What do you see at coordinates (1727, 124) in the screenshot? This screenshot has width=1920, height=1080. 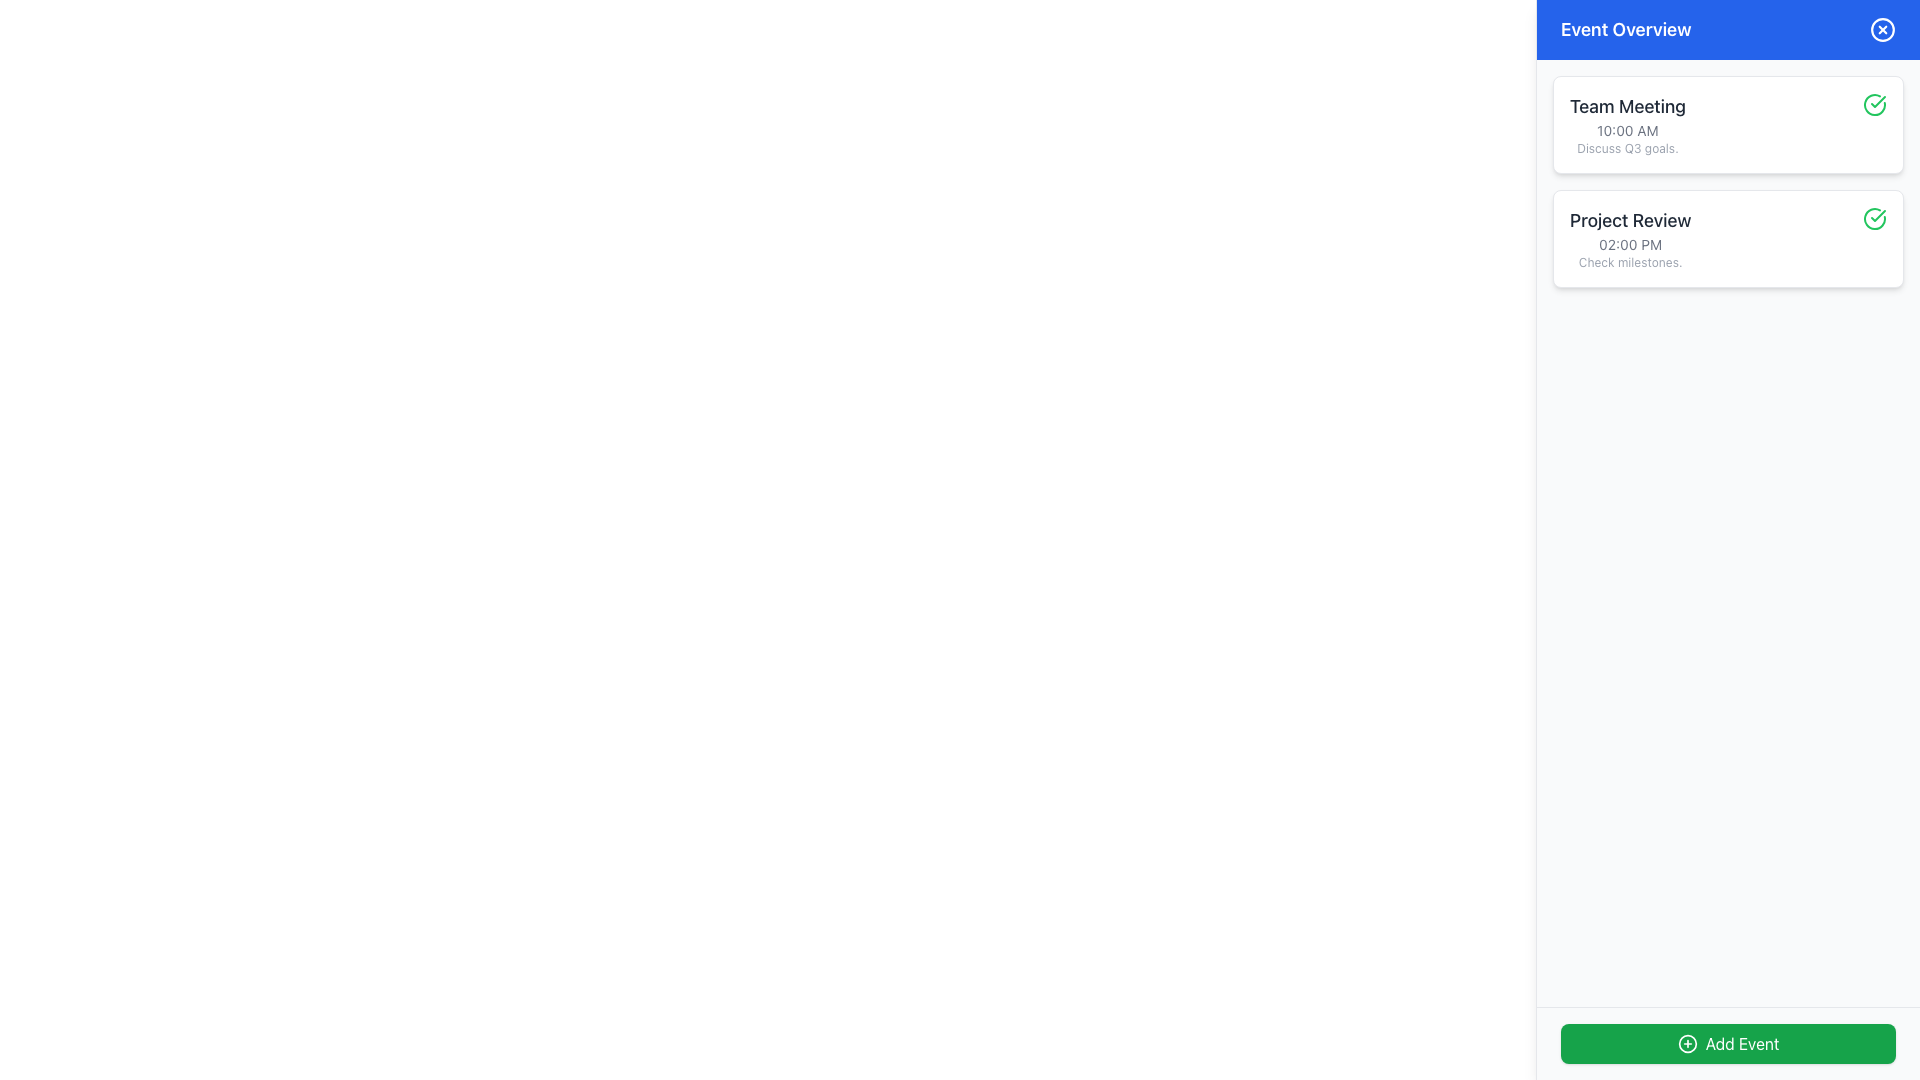 I see `the first event card in the schedule or to-do list` at bounding box center [1727, 124].